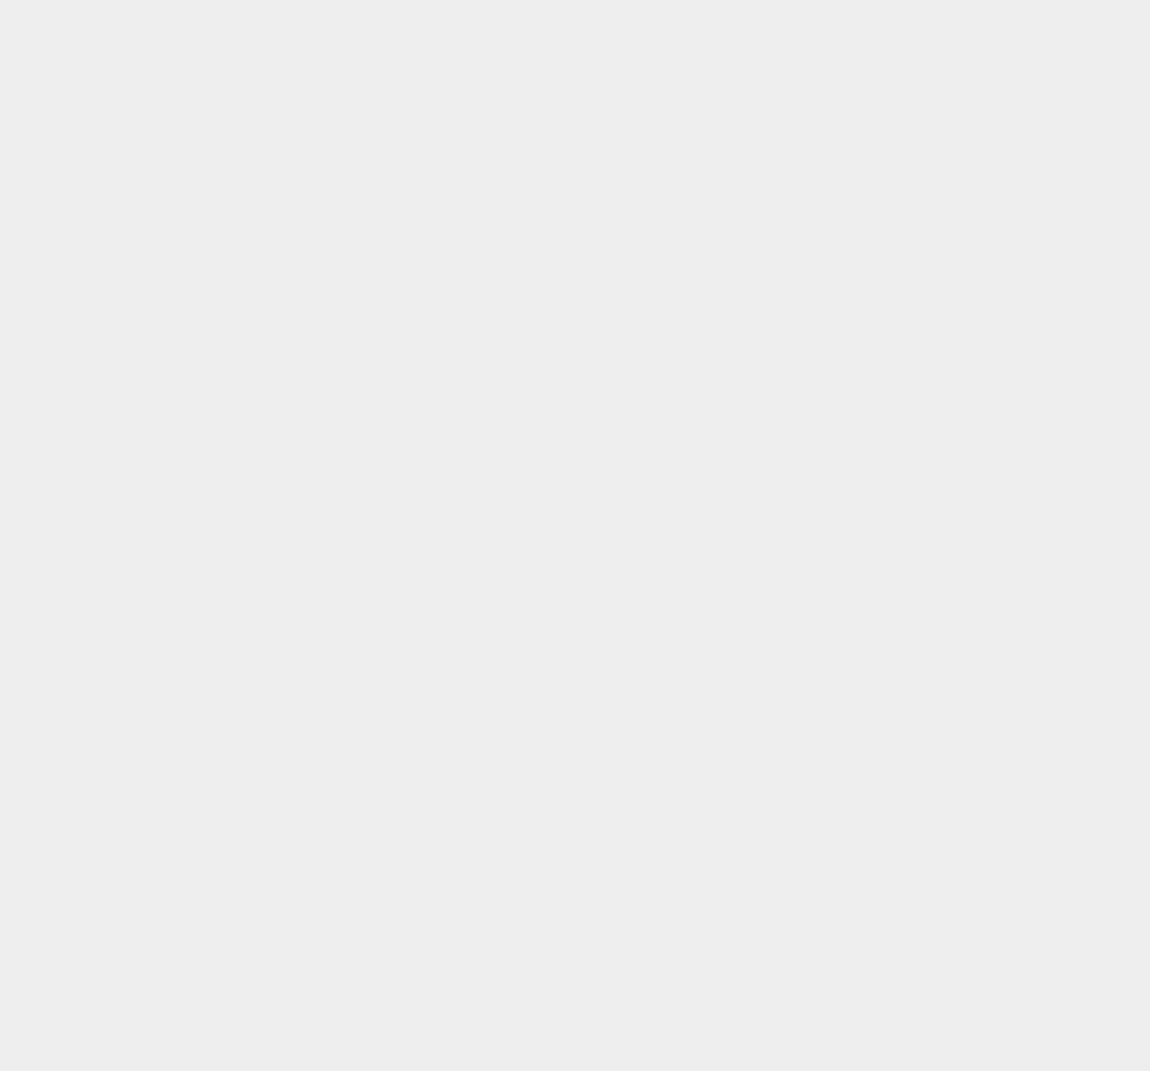  I want to click on 'macOS 14', so click(844, 666).